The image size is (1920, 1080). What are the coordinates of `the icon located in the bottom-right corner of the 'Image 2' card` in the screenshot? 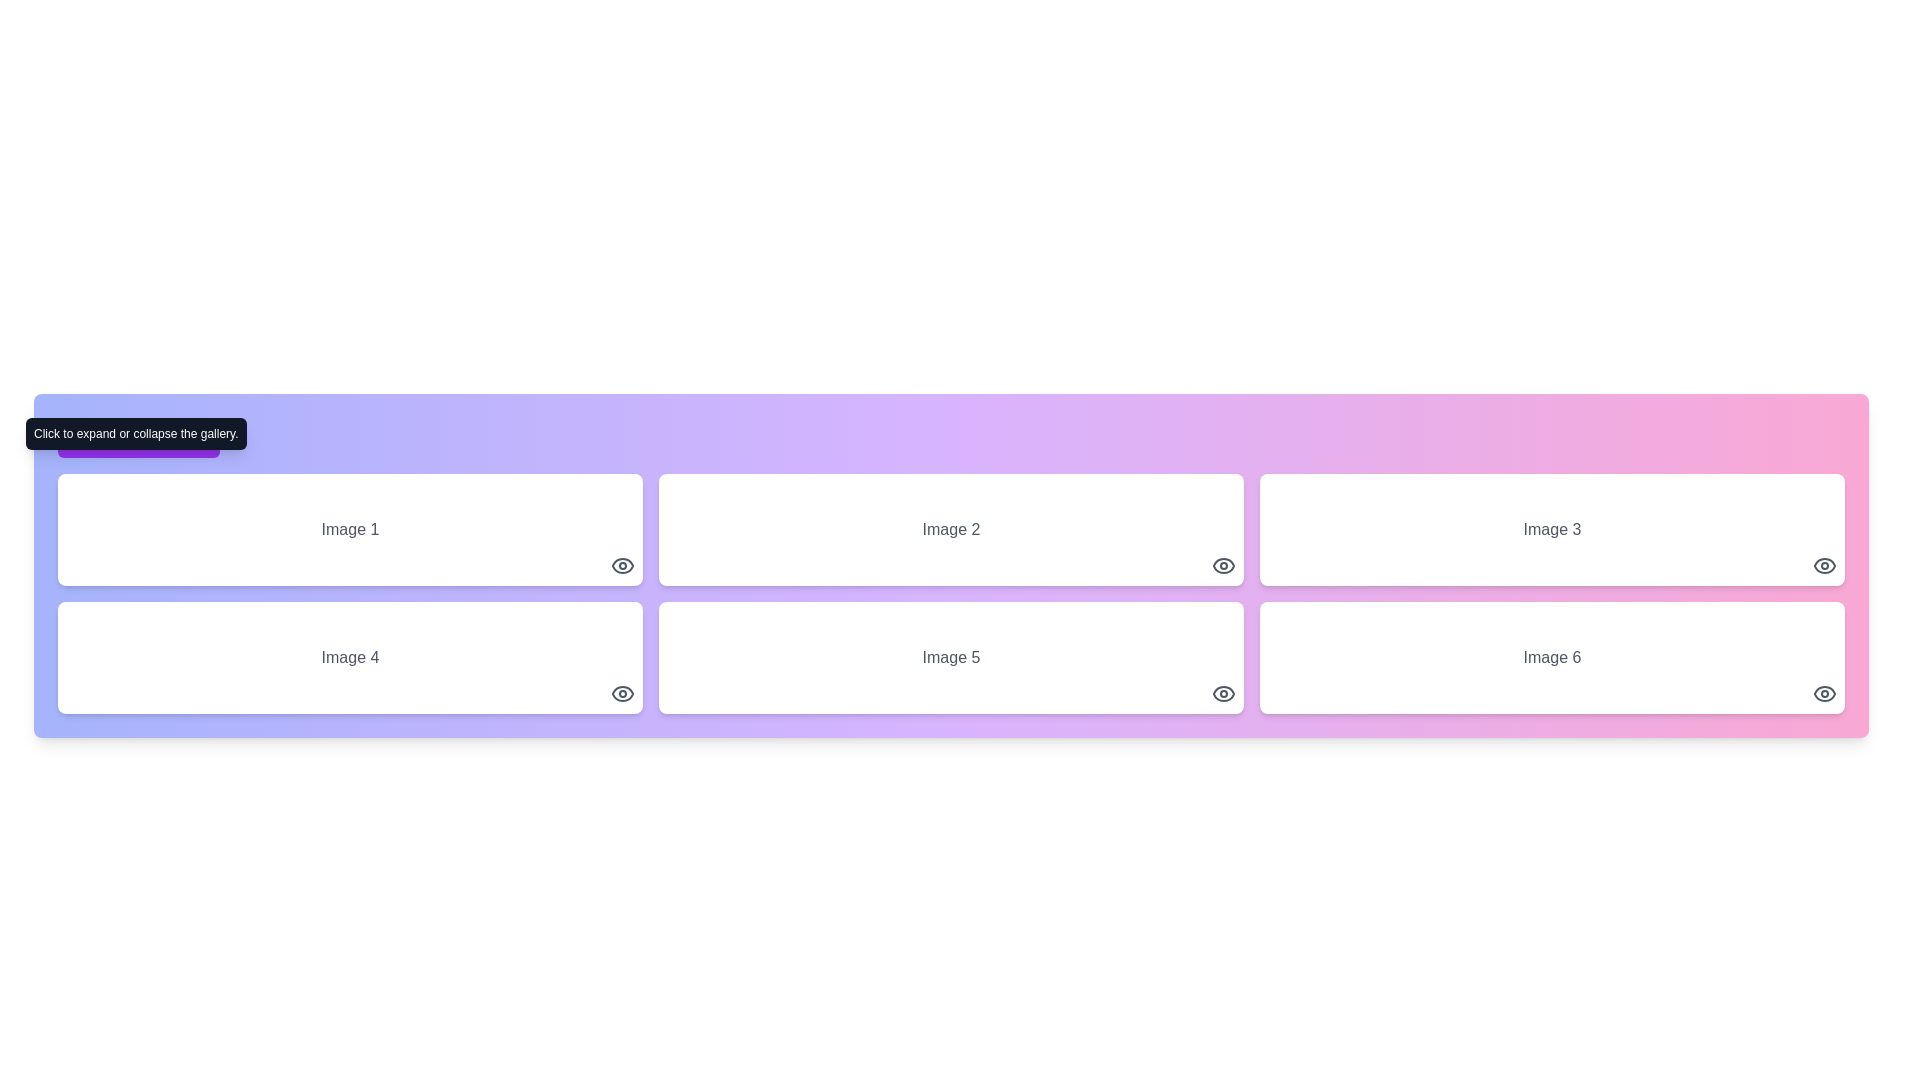 It's located at (1223, 566).